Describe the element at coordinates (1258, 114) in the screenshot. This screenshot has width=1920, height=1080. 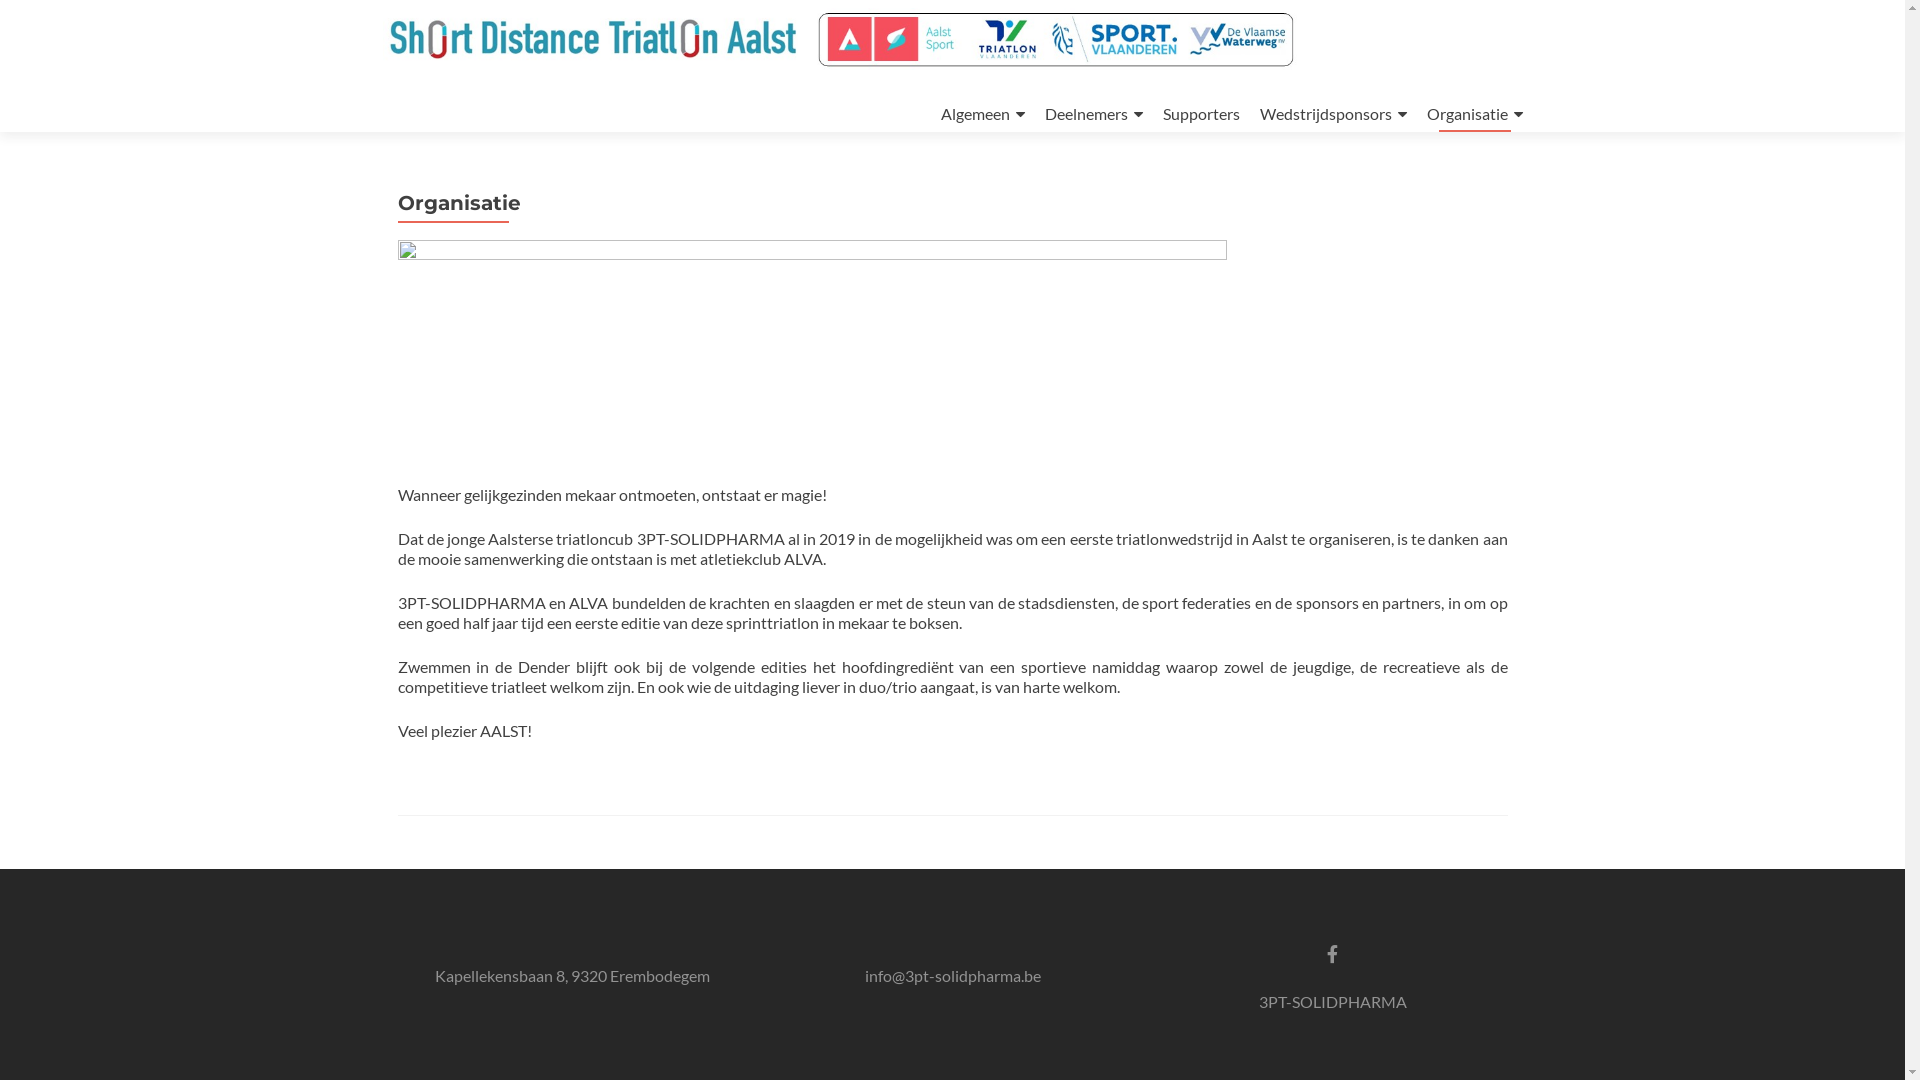
I see `'Wedstrijdsponsors'` at that location.